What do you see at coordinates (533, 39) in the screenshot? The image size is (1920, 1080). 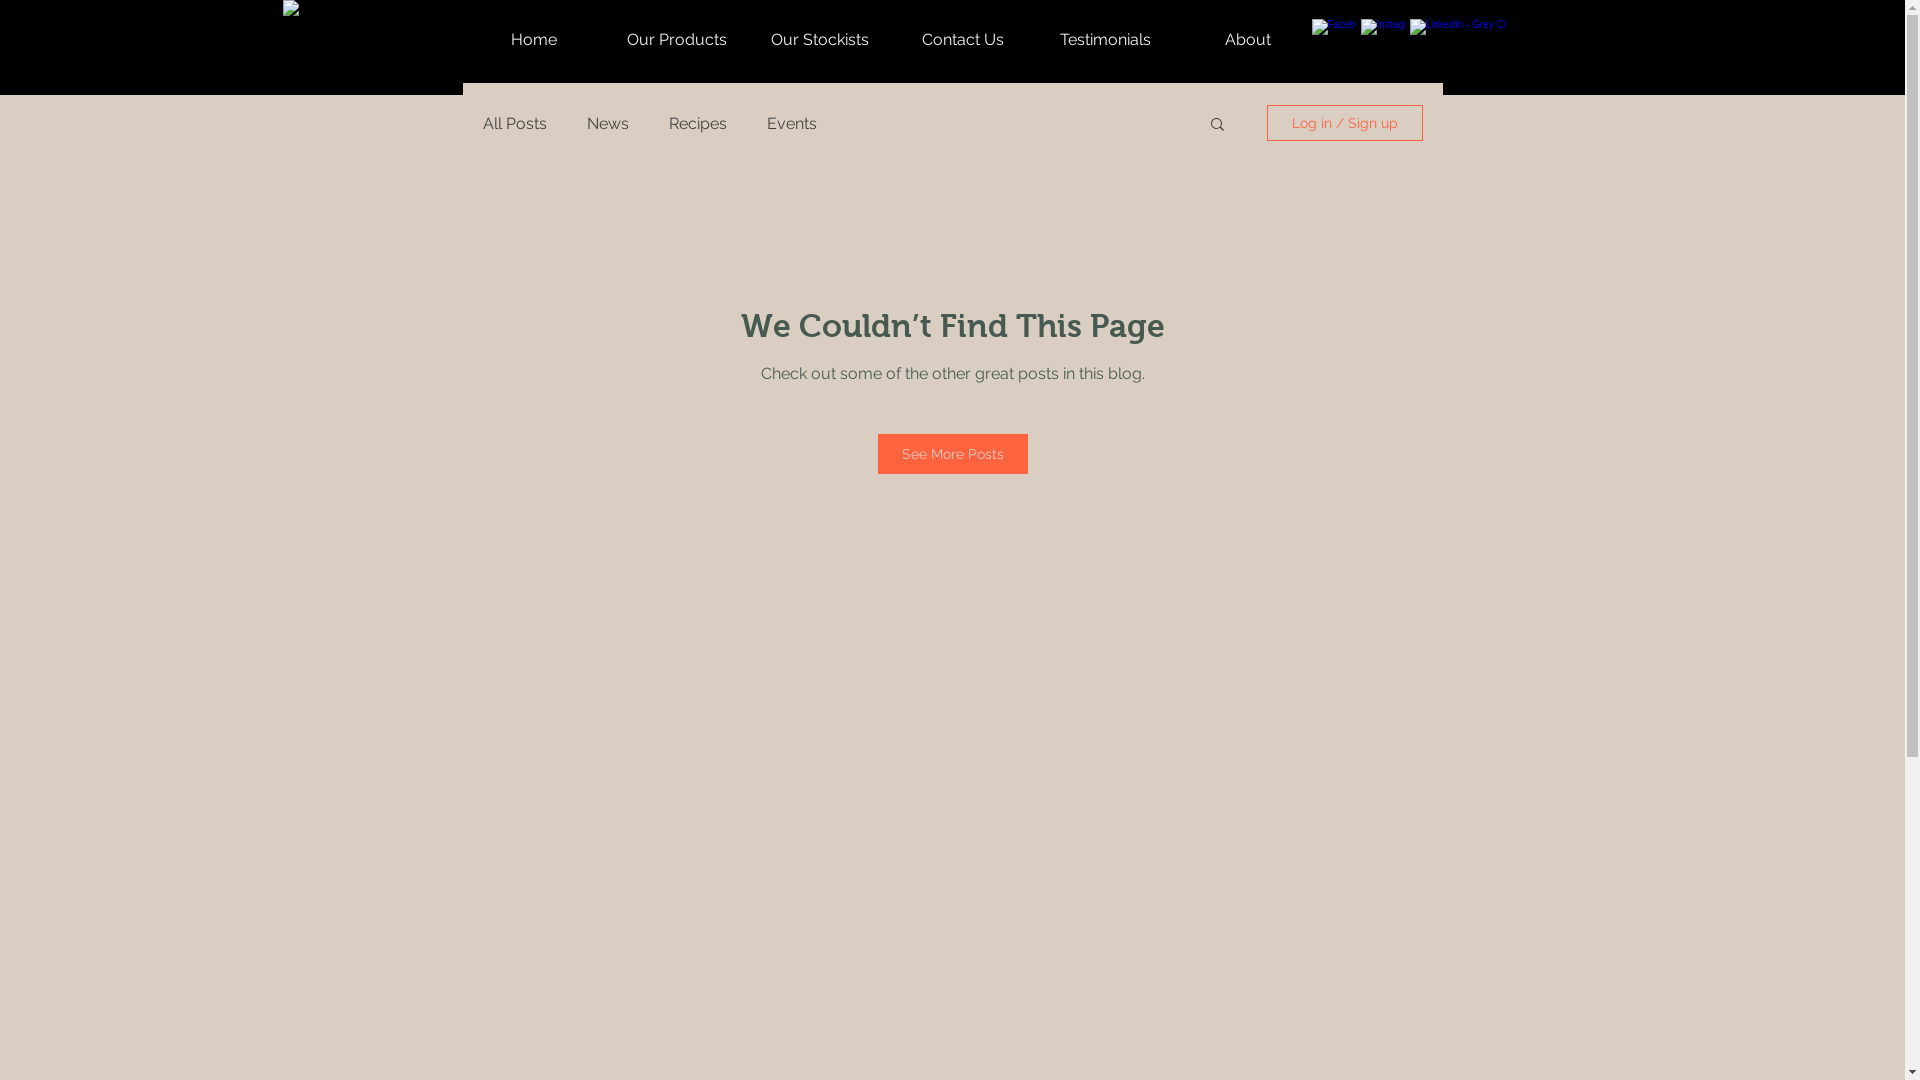 I see `'Home'` at bounding box center [533, 39].